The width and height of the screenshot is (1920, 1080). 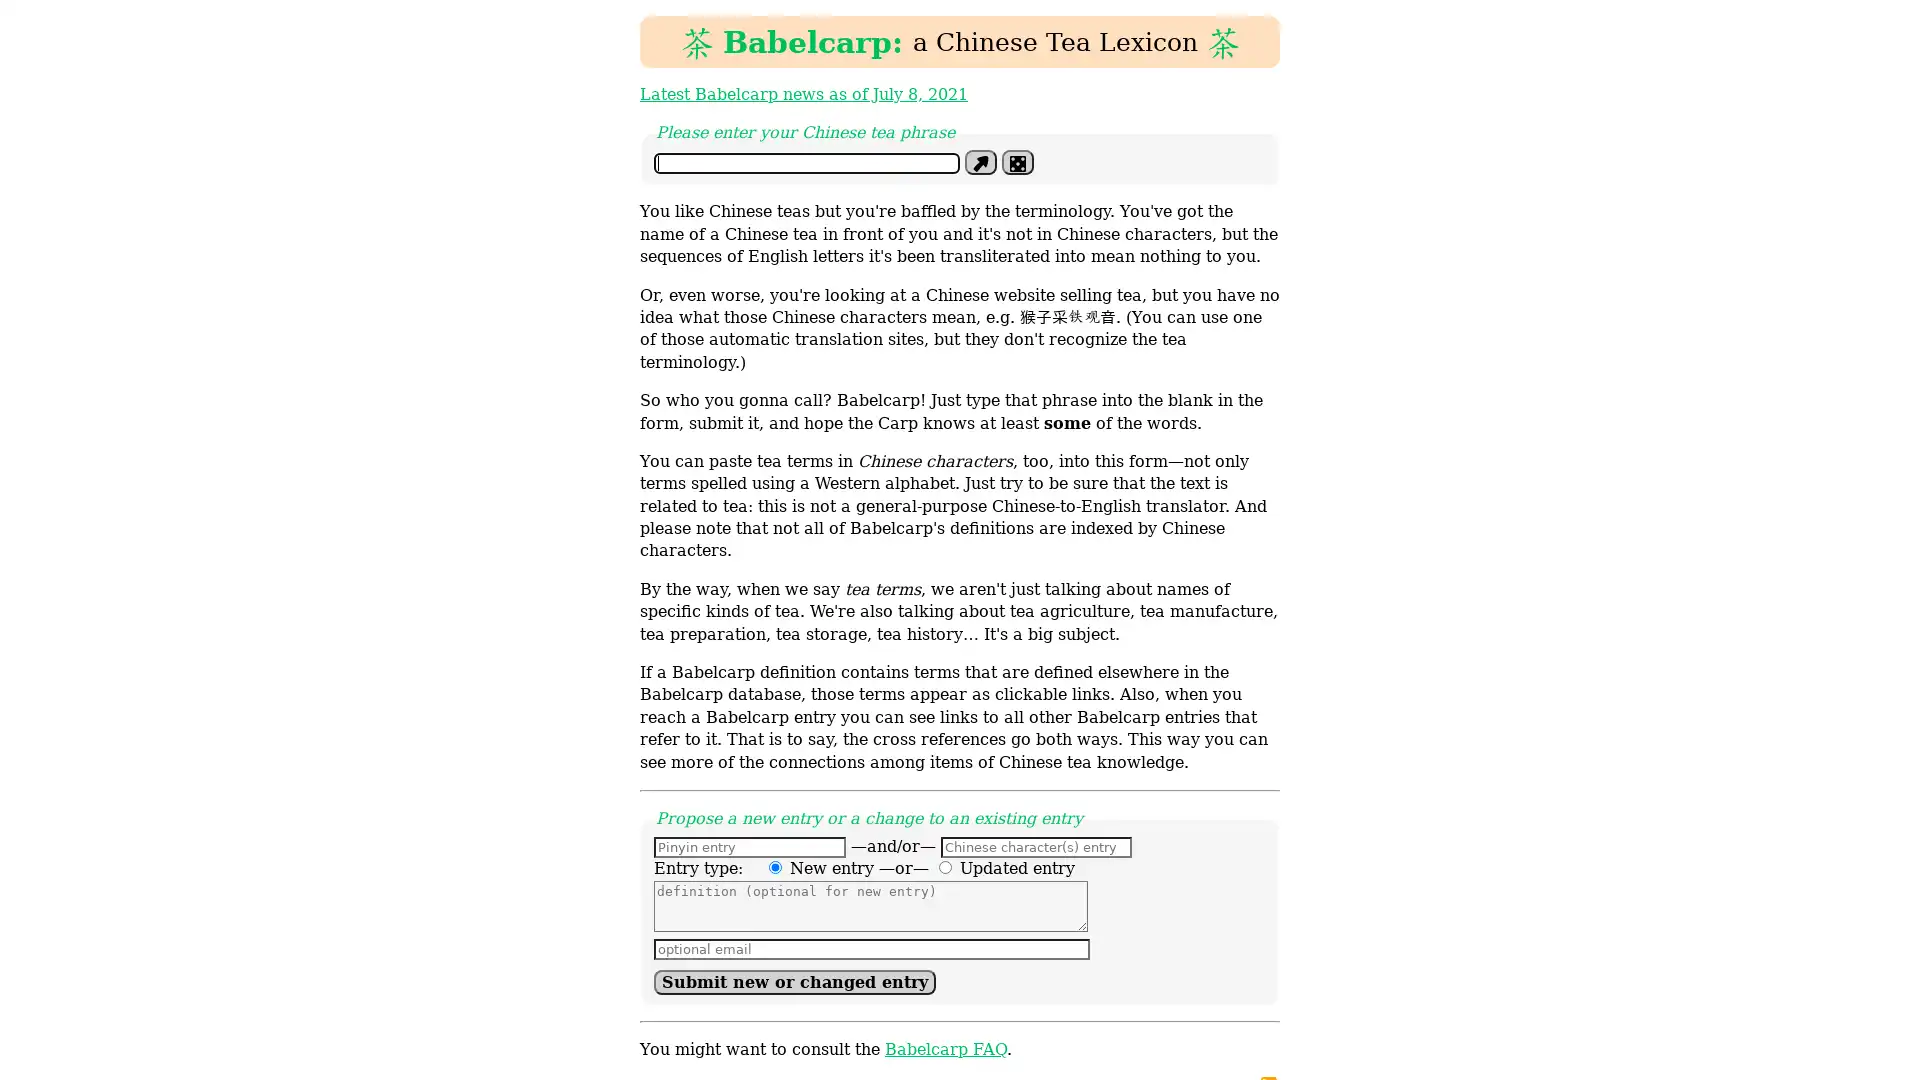 What do you see at coordinates (794, 980) in the screenshot?
I see `Submit new or changed entry` at bounding box center [794, 980].